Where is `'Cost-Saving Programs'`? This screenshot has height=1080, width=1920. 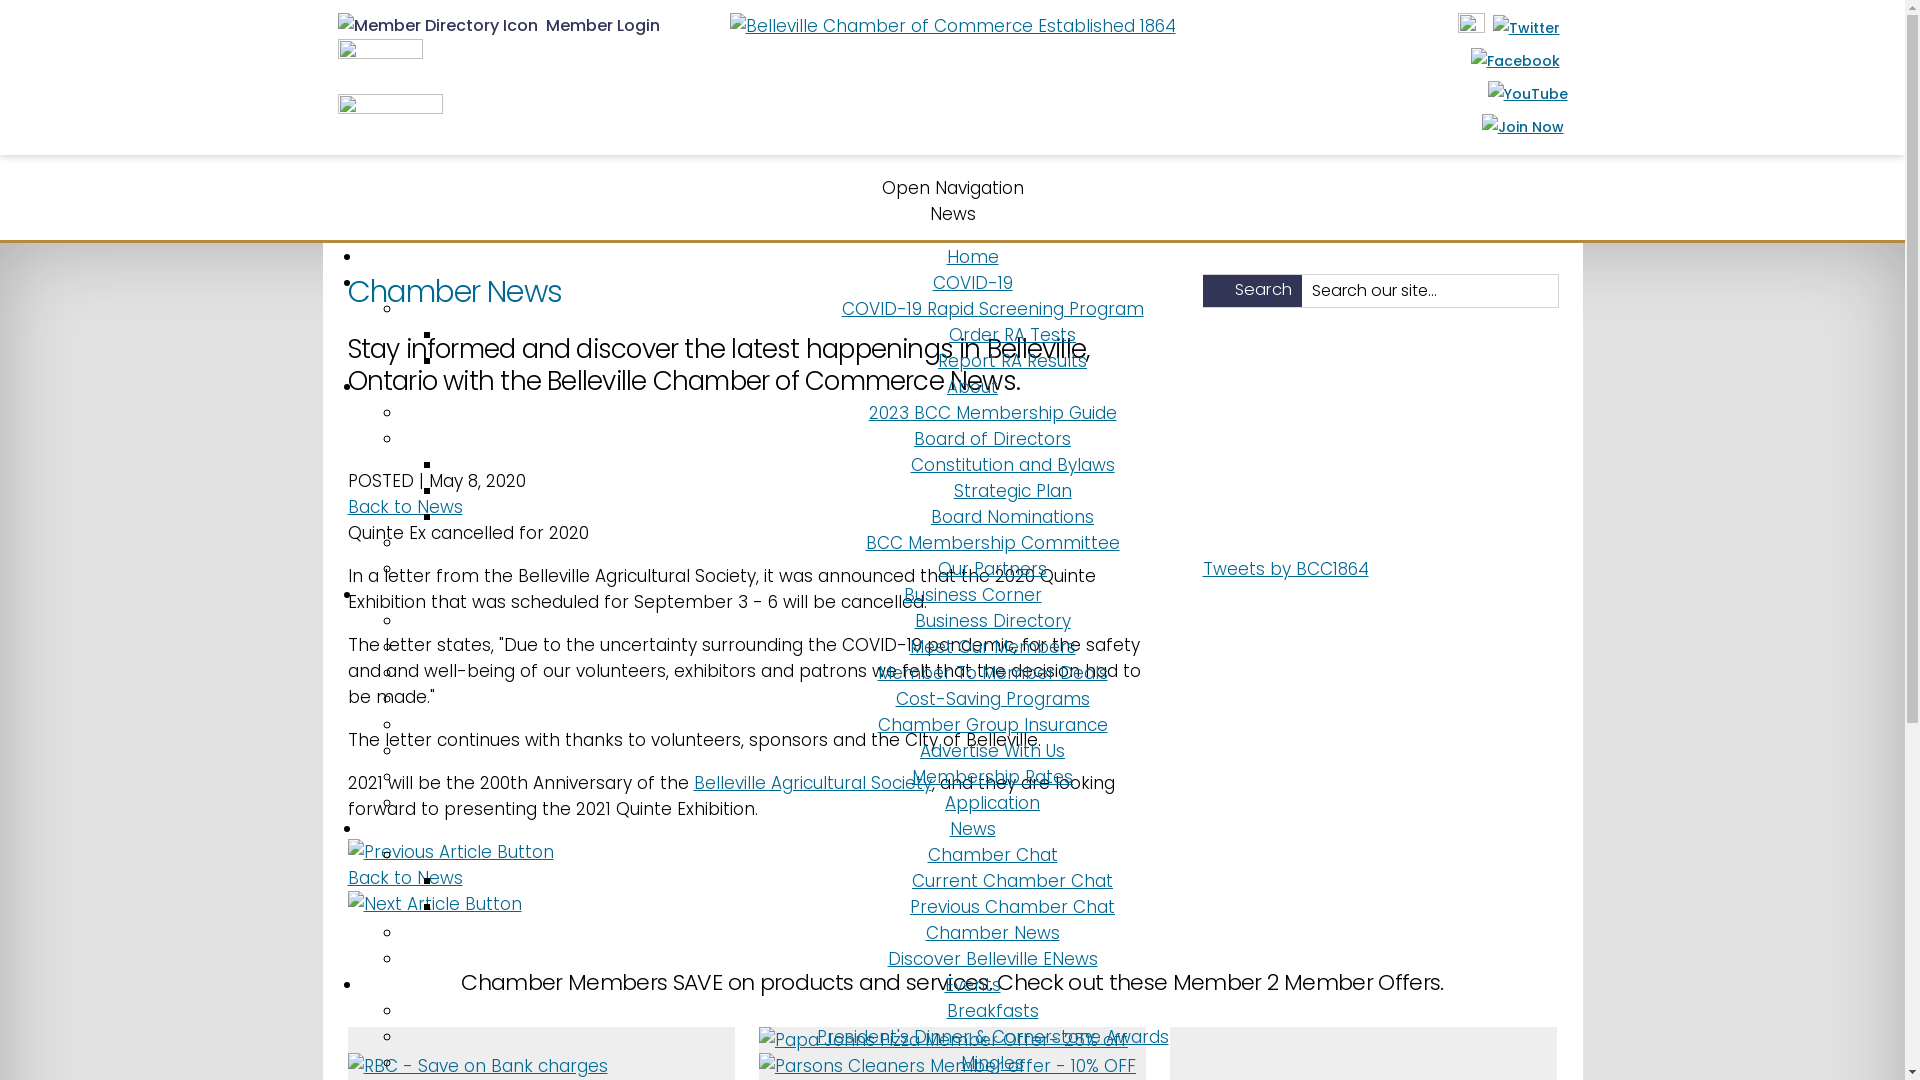 'Cost-Saving Programs' is located at coordinates (993, 697).